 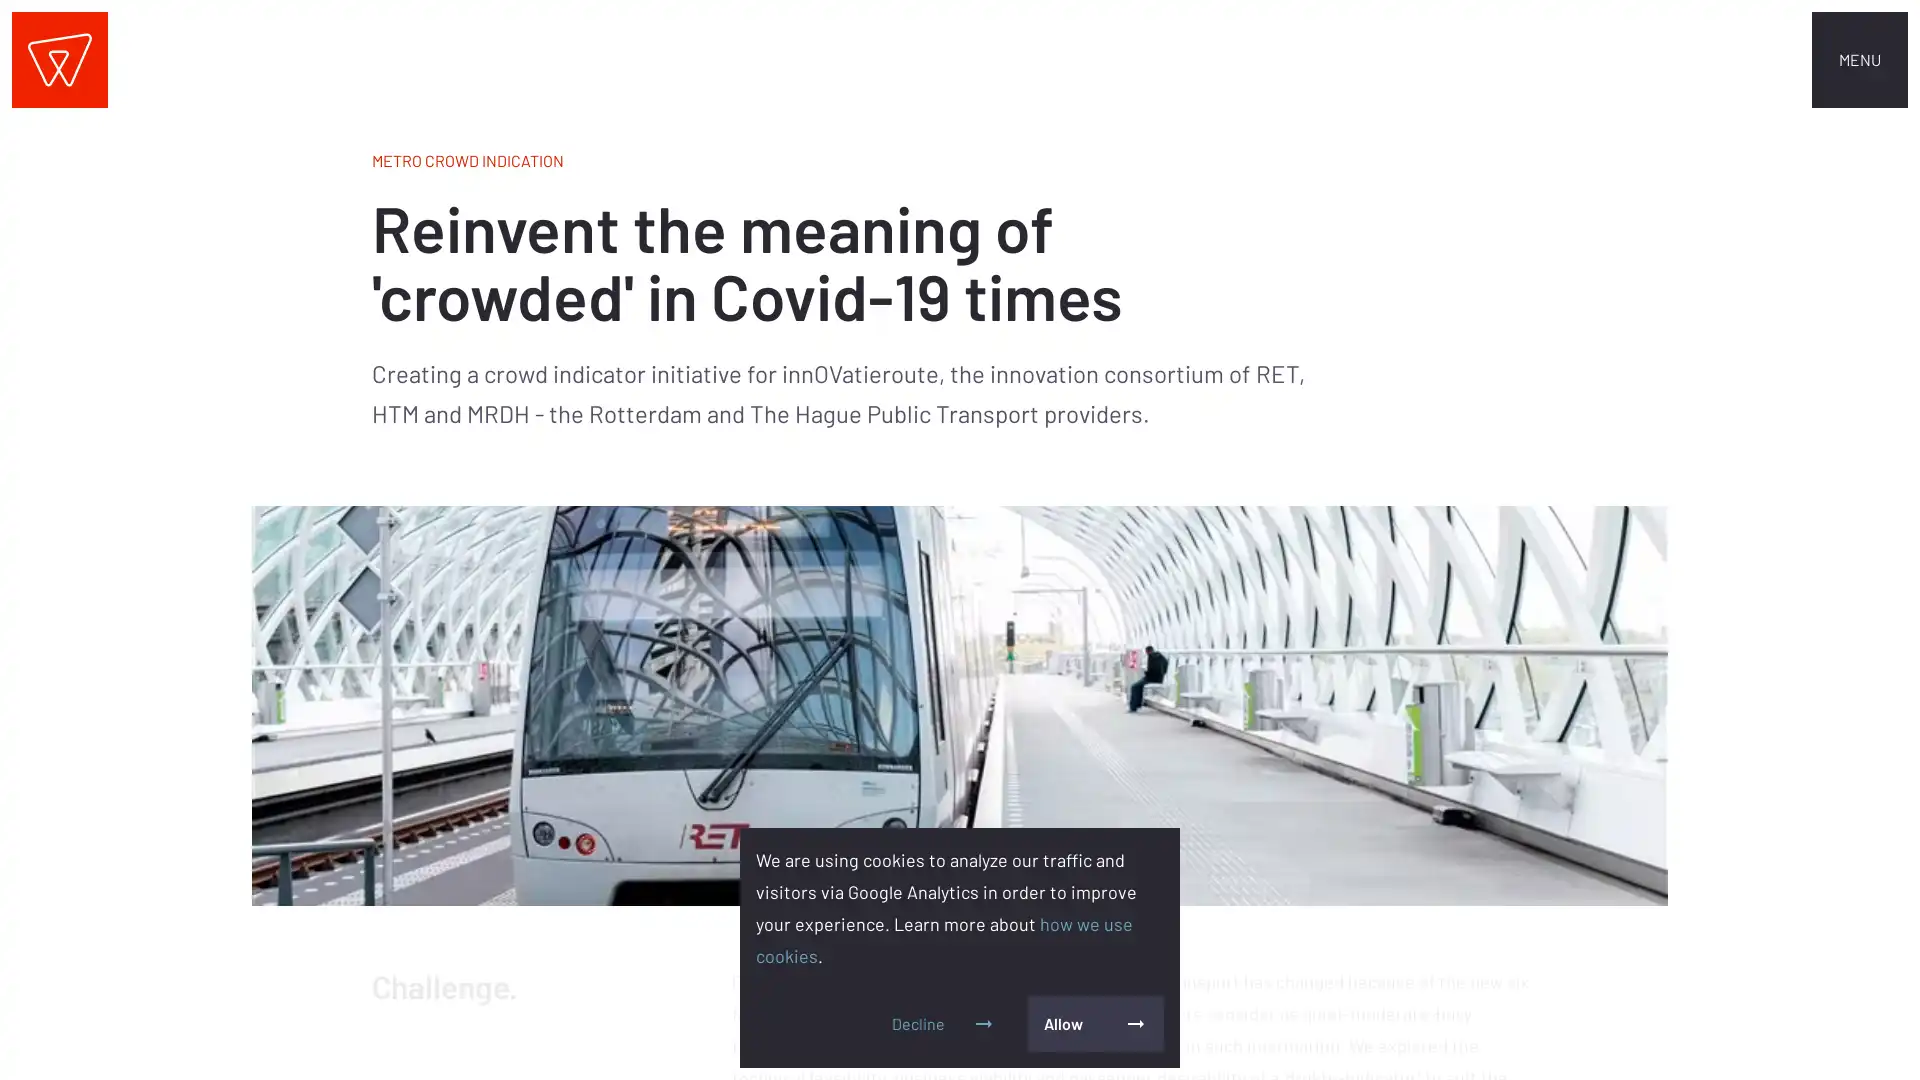 What do you see at coordinates (1094, 1023) in the screenshot?
I see `Allow` at bounding box center [1094, 1023].